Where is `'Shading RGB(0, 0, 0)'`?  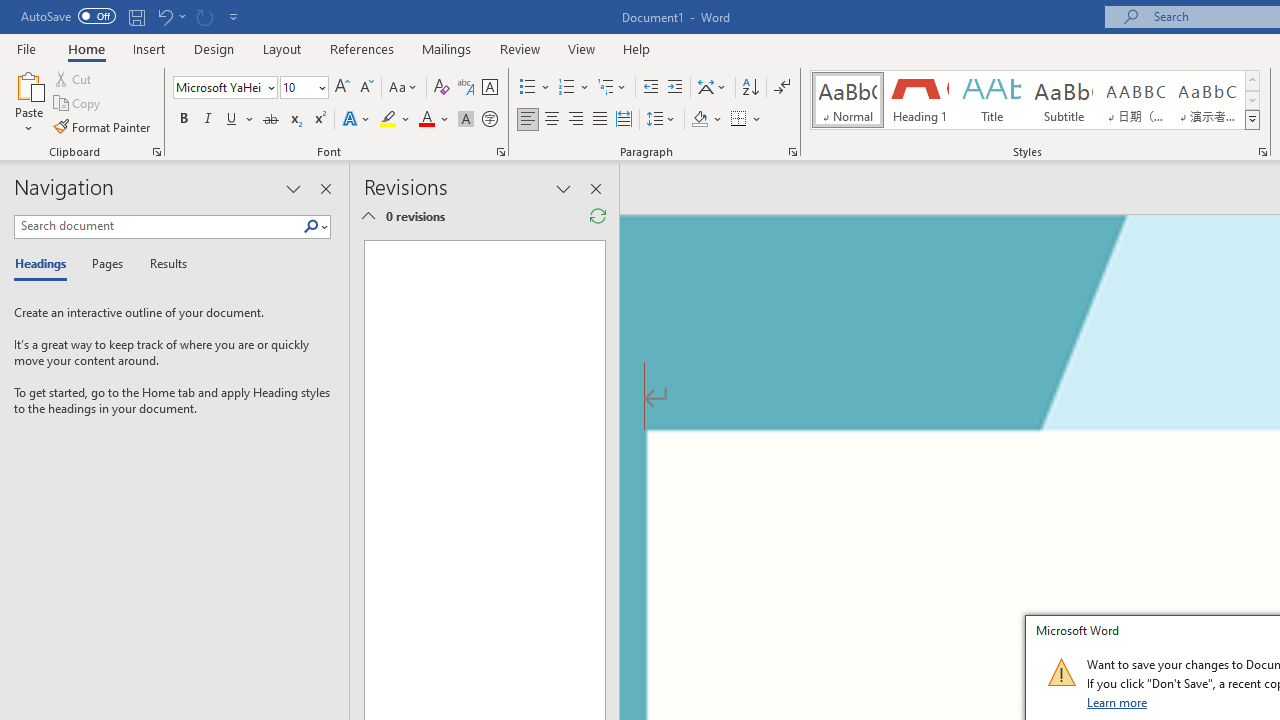
'Shading RGB(0, 0, 0)' is located at coordinates (699, 119).